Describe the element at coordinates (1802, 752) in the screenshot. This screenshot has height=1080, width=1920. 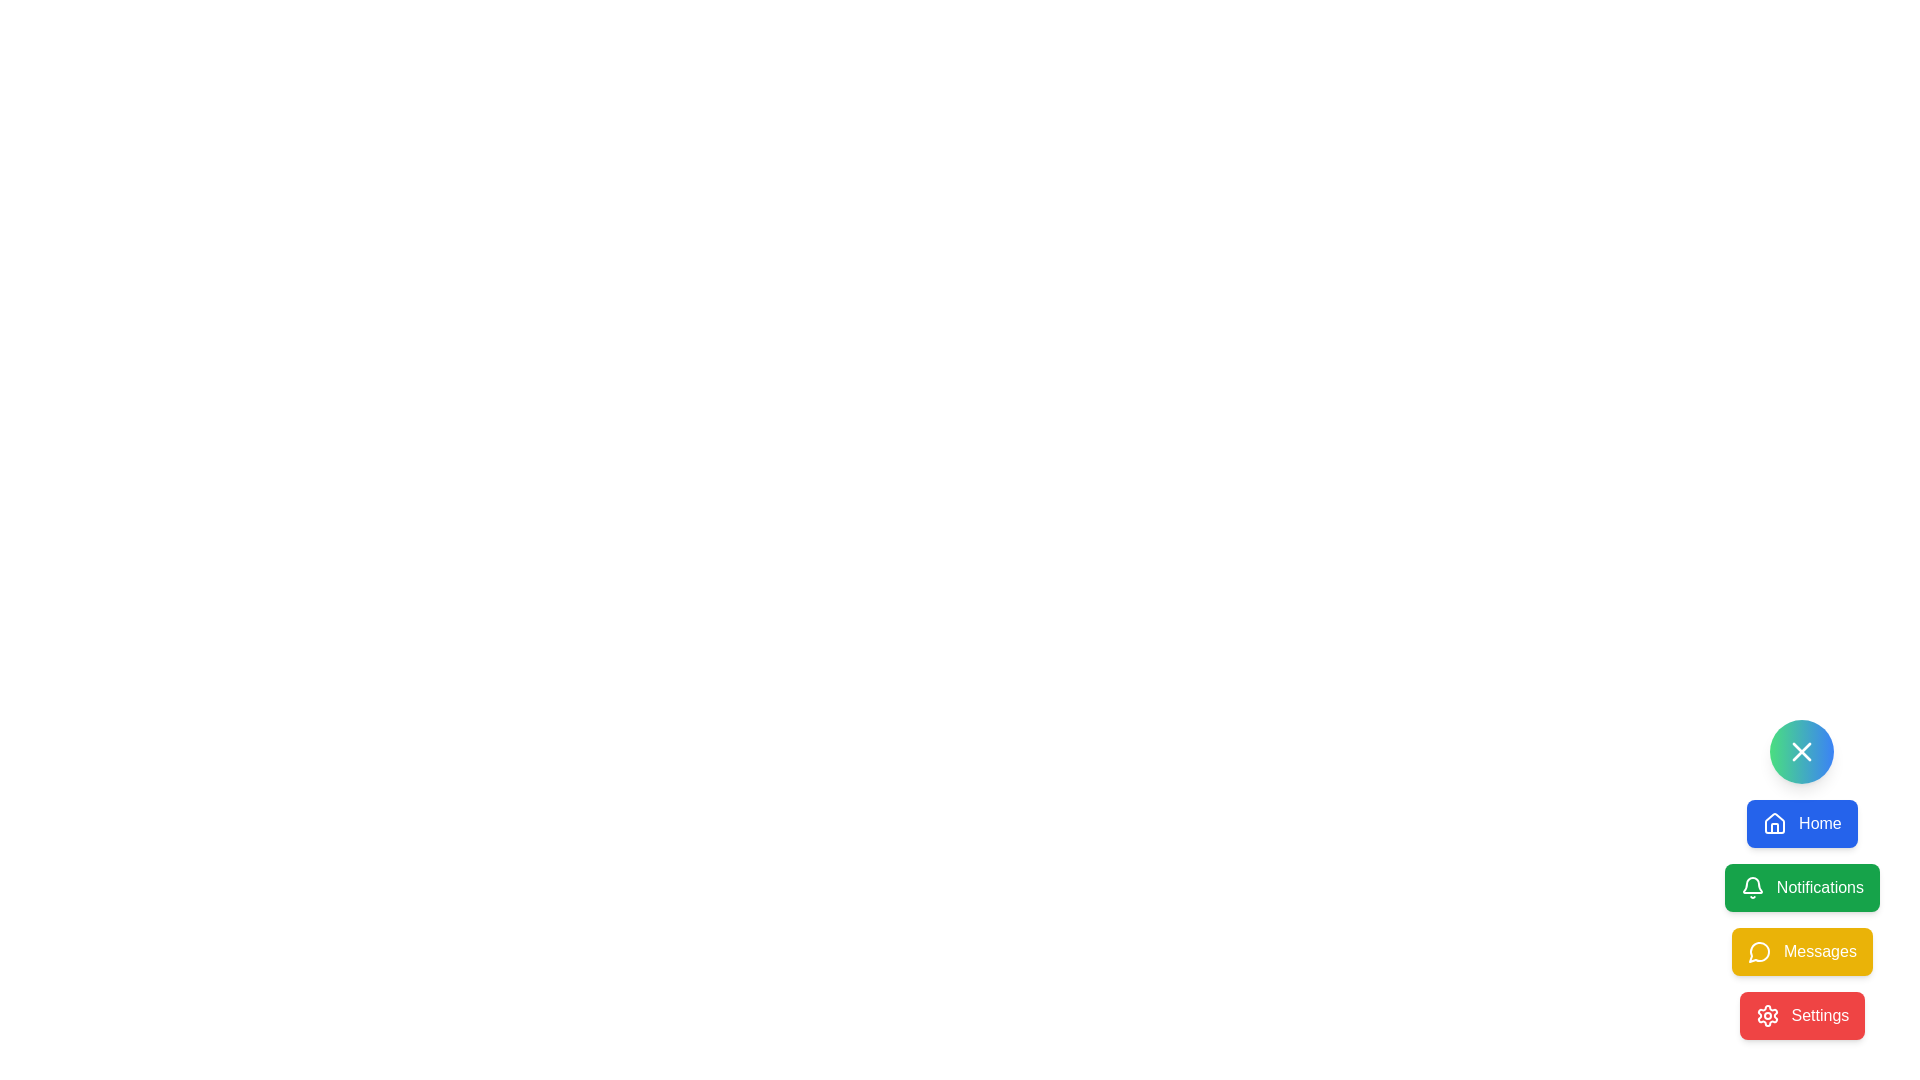
I see `the X-shaped close icon located at the center of the circular green-to-blue gradient button at the top of the vertical menu on the right side of the interface` at that location.